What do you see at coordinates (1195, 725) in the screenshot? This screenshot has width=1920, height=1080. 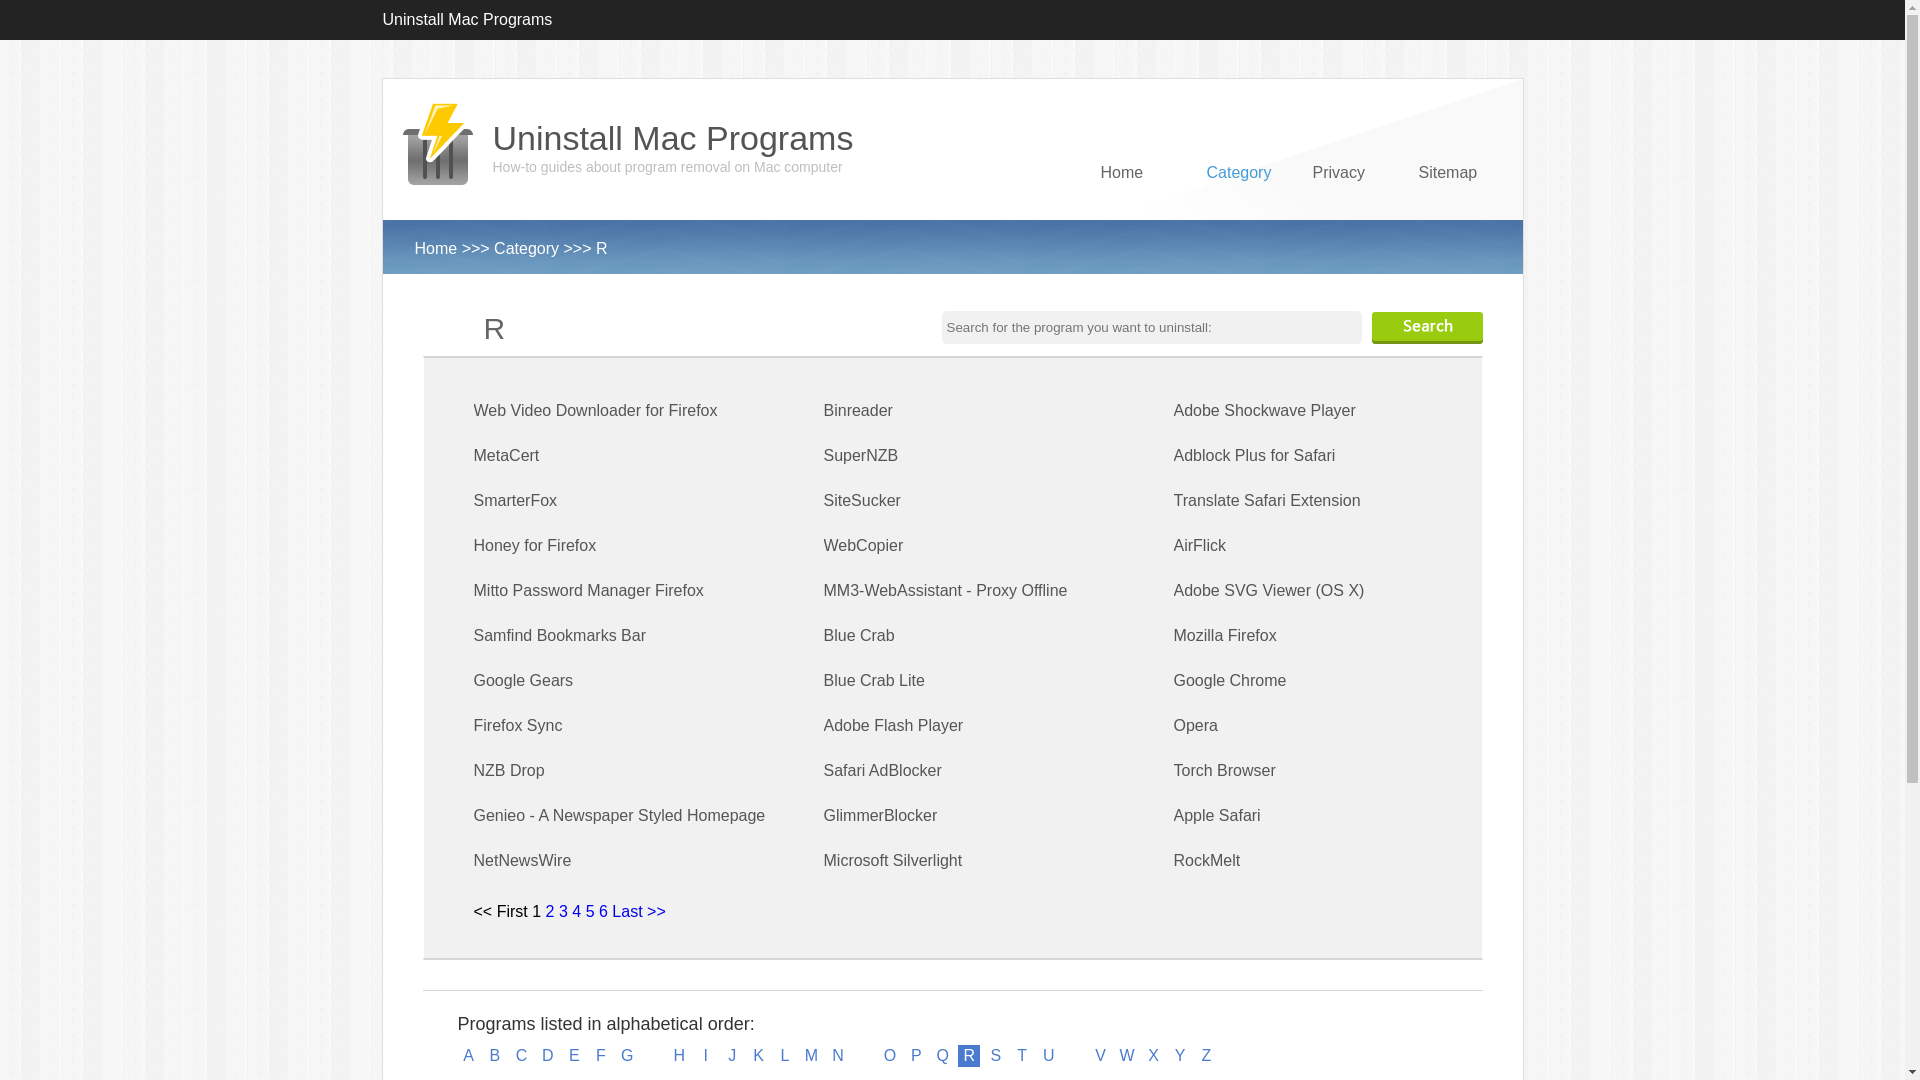 I see `'Opera'` at bounding box center [1195, 725].